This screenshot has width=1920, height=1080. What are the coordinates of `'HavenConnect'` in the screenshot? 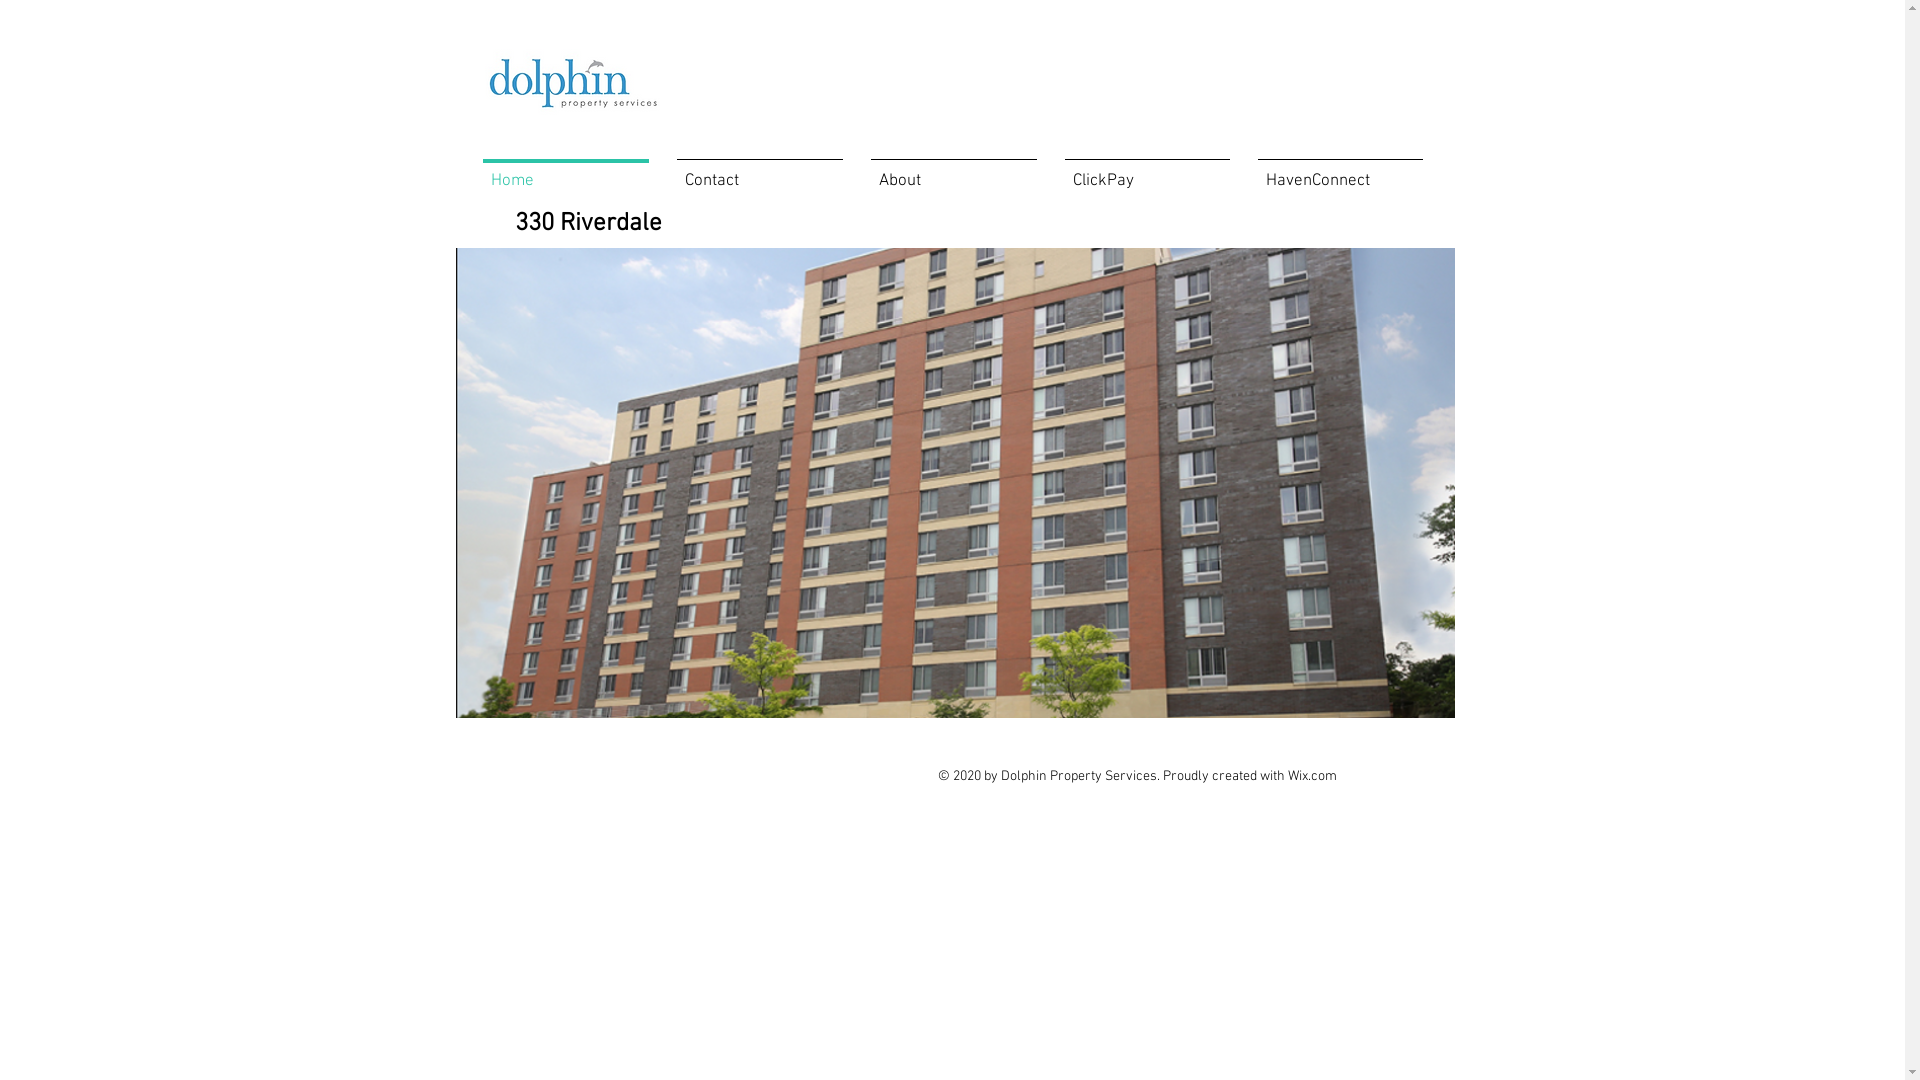 It's located at (1340, 171).